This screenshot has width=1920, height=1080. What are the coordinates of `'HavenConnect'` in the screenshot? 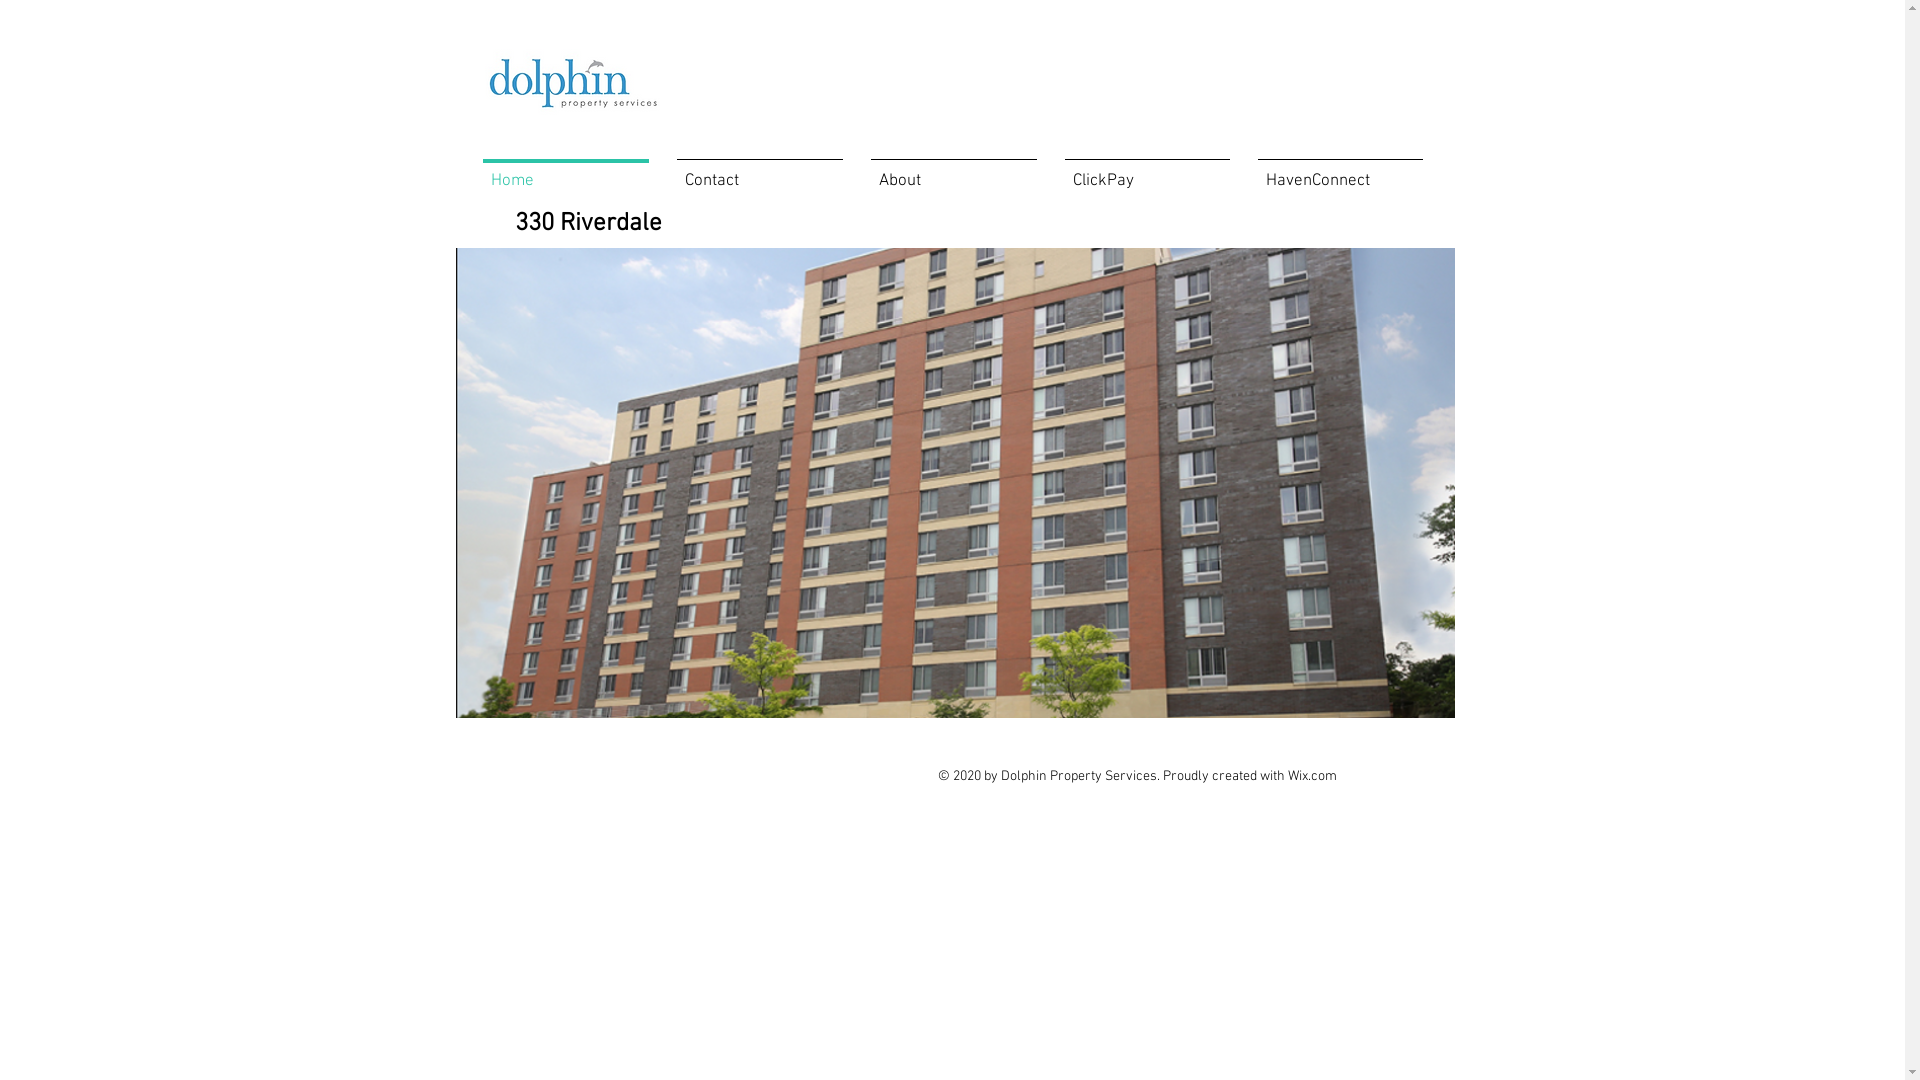 It's located at (1340, 171).